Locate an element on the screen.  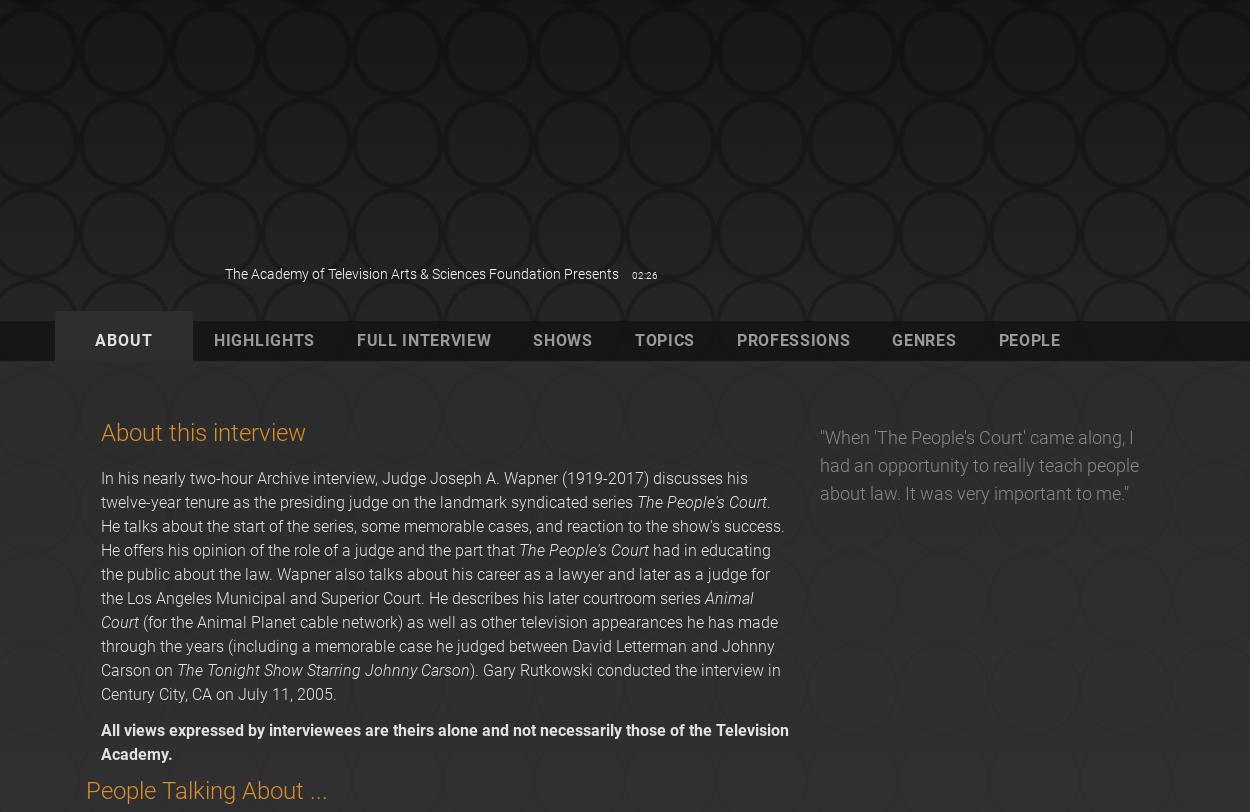
'"When 'The People's Court' came along, I had an opportunity to really teach people about law. It was very important to me."' is located at coordinates (977, 464).